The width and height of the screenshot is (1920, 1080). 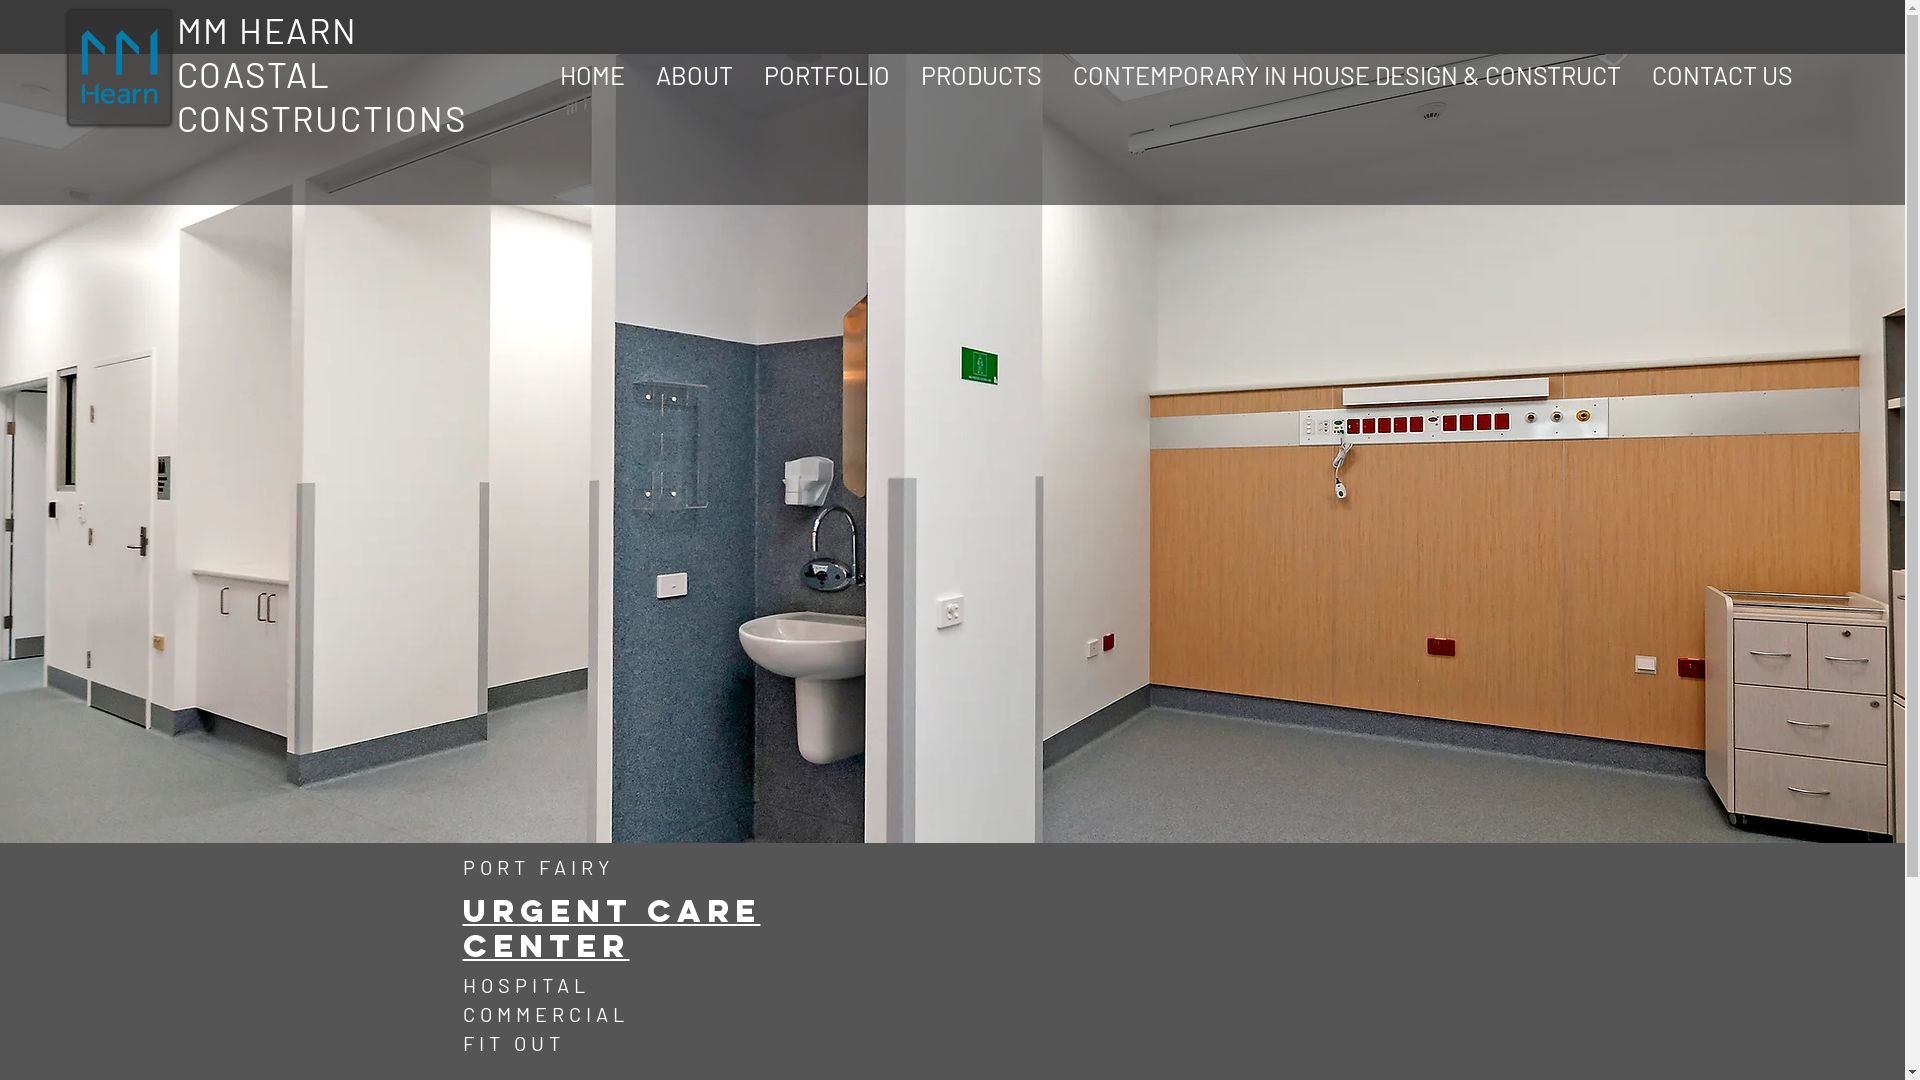 I want to click on 'PORTFOLIO', so click(x=826, y=73).